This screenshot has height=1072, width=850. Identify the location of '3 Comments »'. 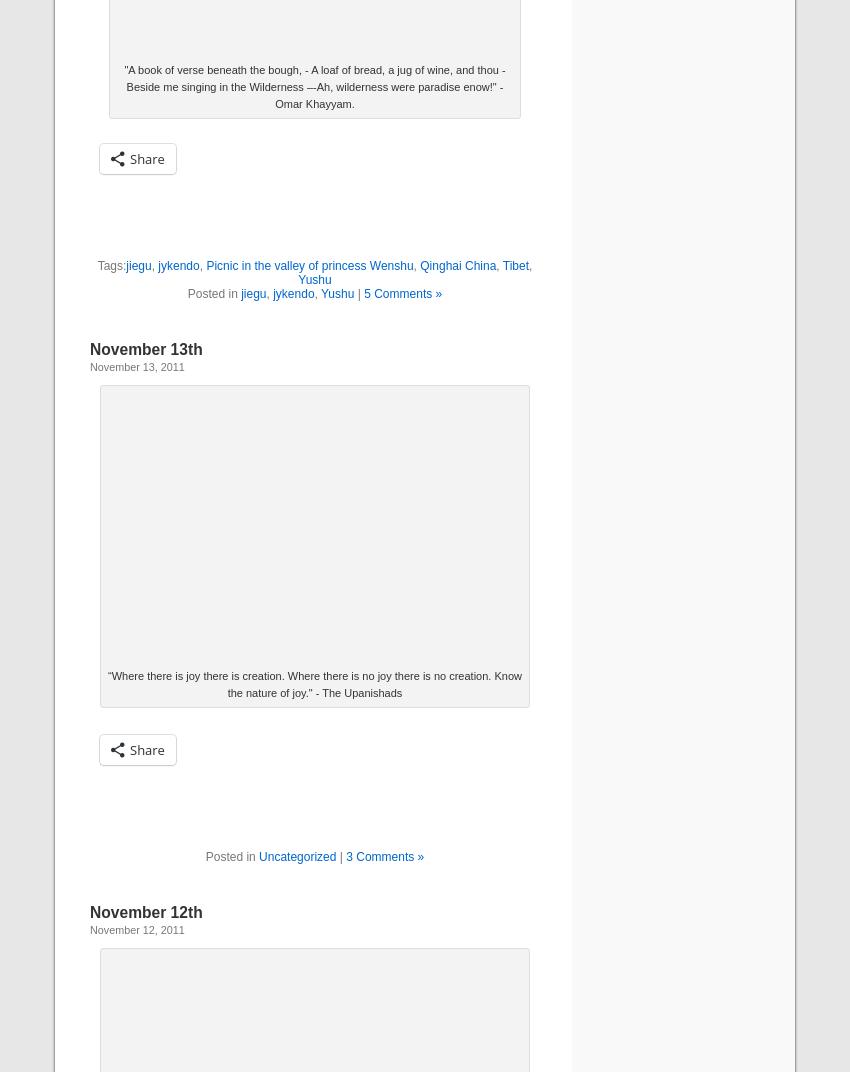
(384, 855).